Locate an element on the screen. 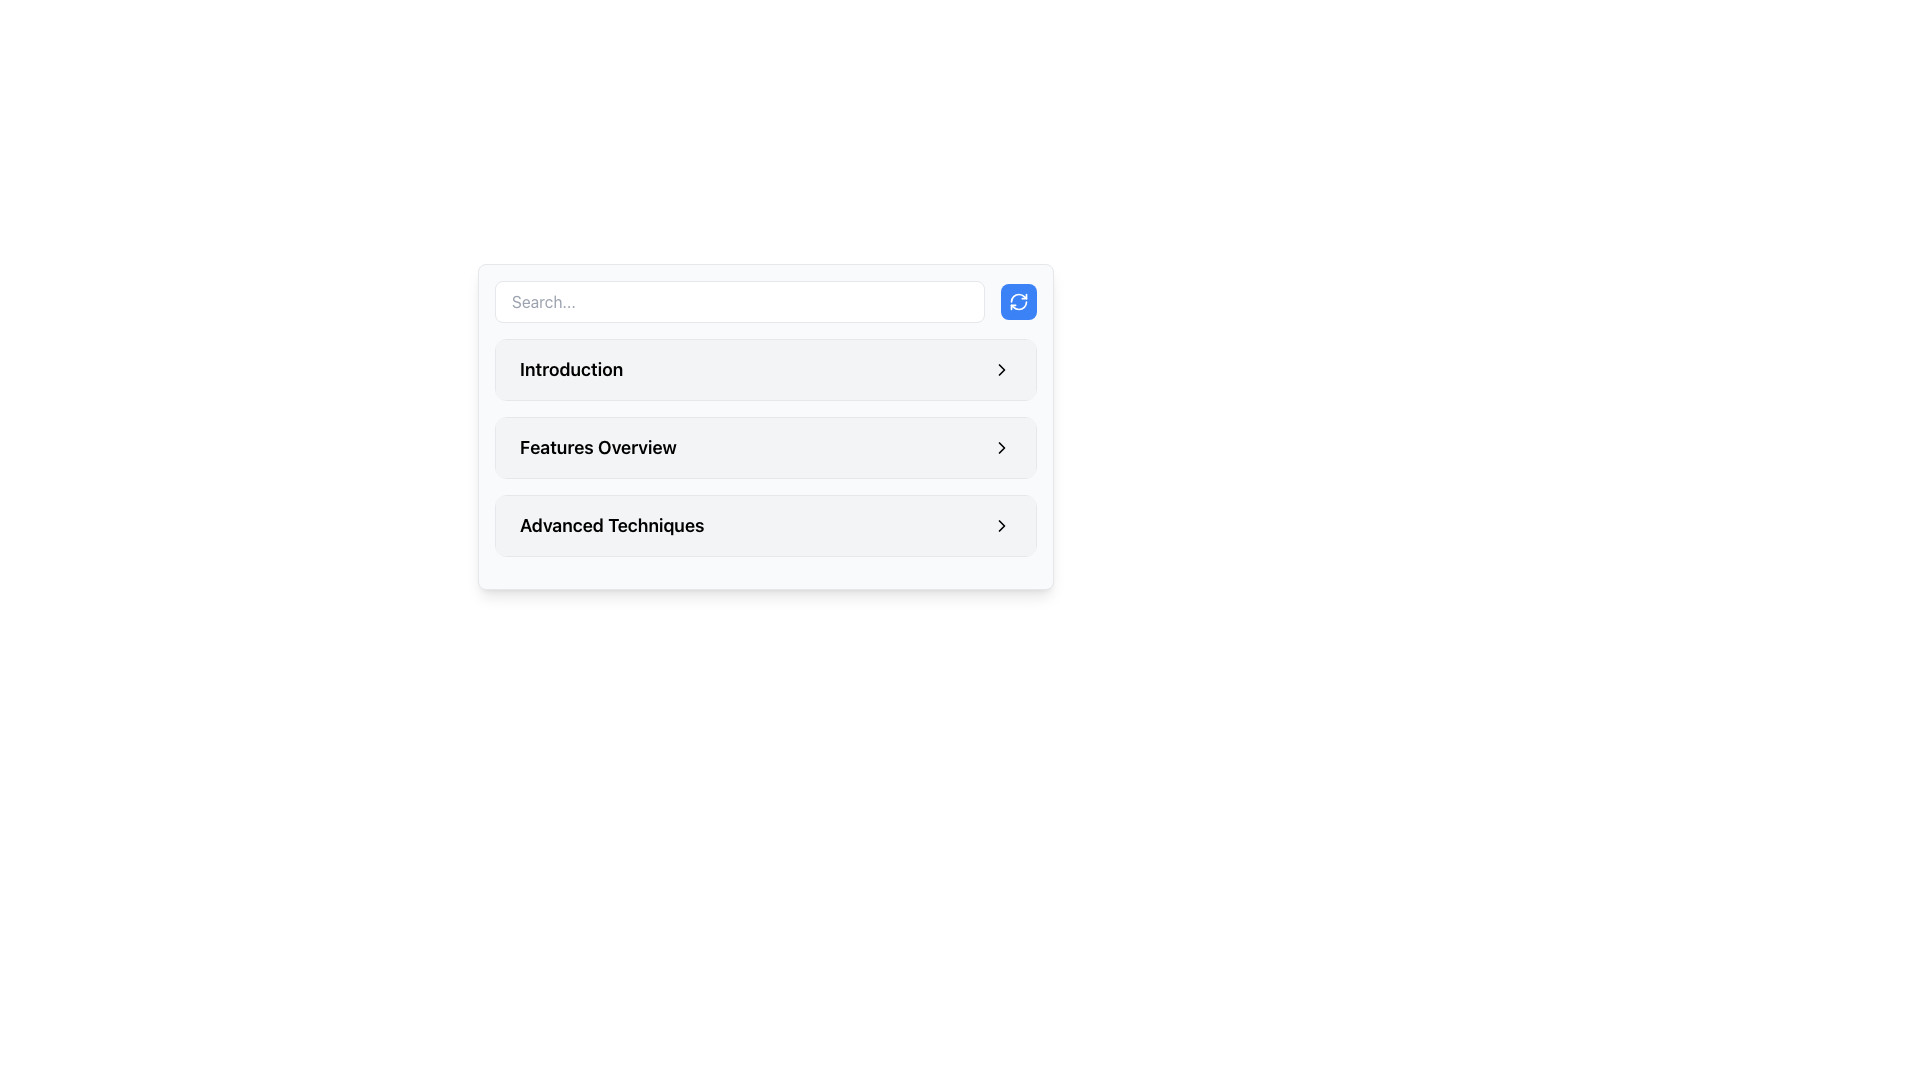 This screenshot has height=1080, width=1920. the first button below the search bar is located at coordinates (765, 370).